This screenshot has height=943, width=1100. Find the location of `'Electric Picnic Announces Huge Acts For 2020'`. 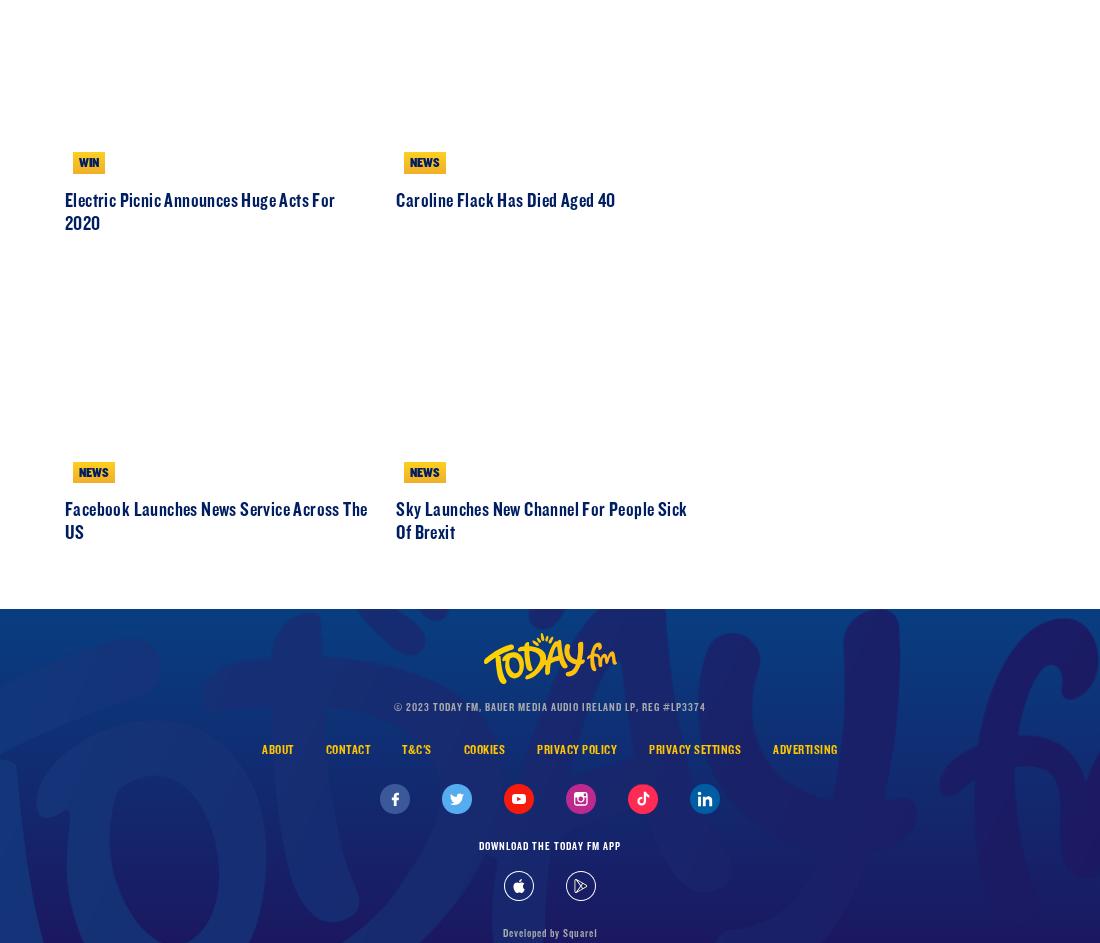

'Electric Picnic Announces Huge Acts For 2020' is located at coordinates (198, 295).